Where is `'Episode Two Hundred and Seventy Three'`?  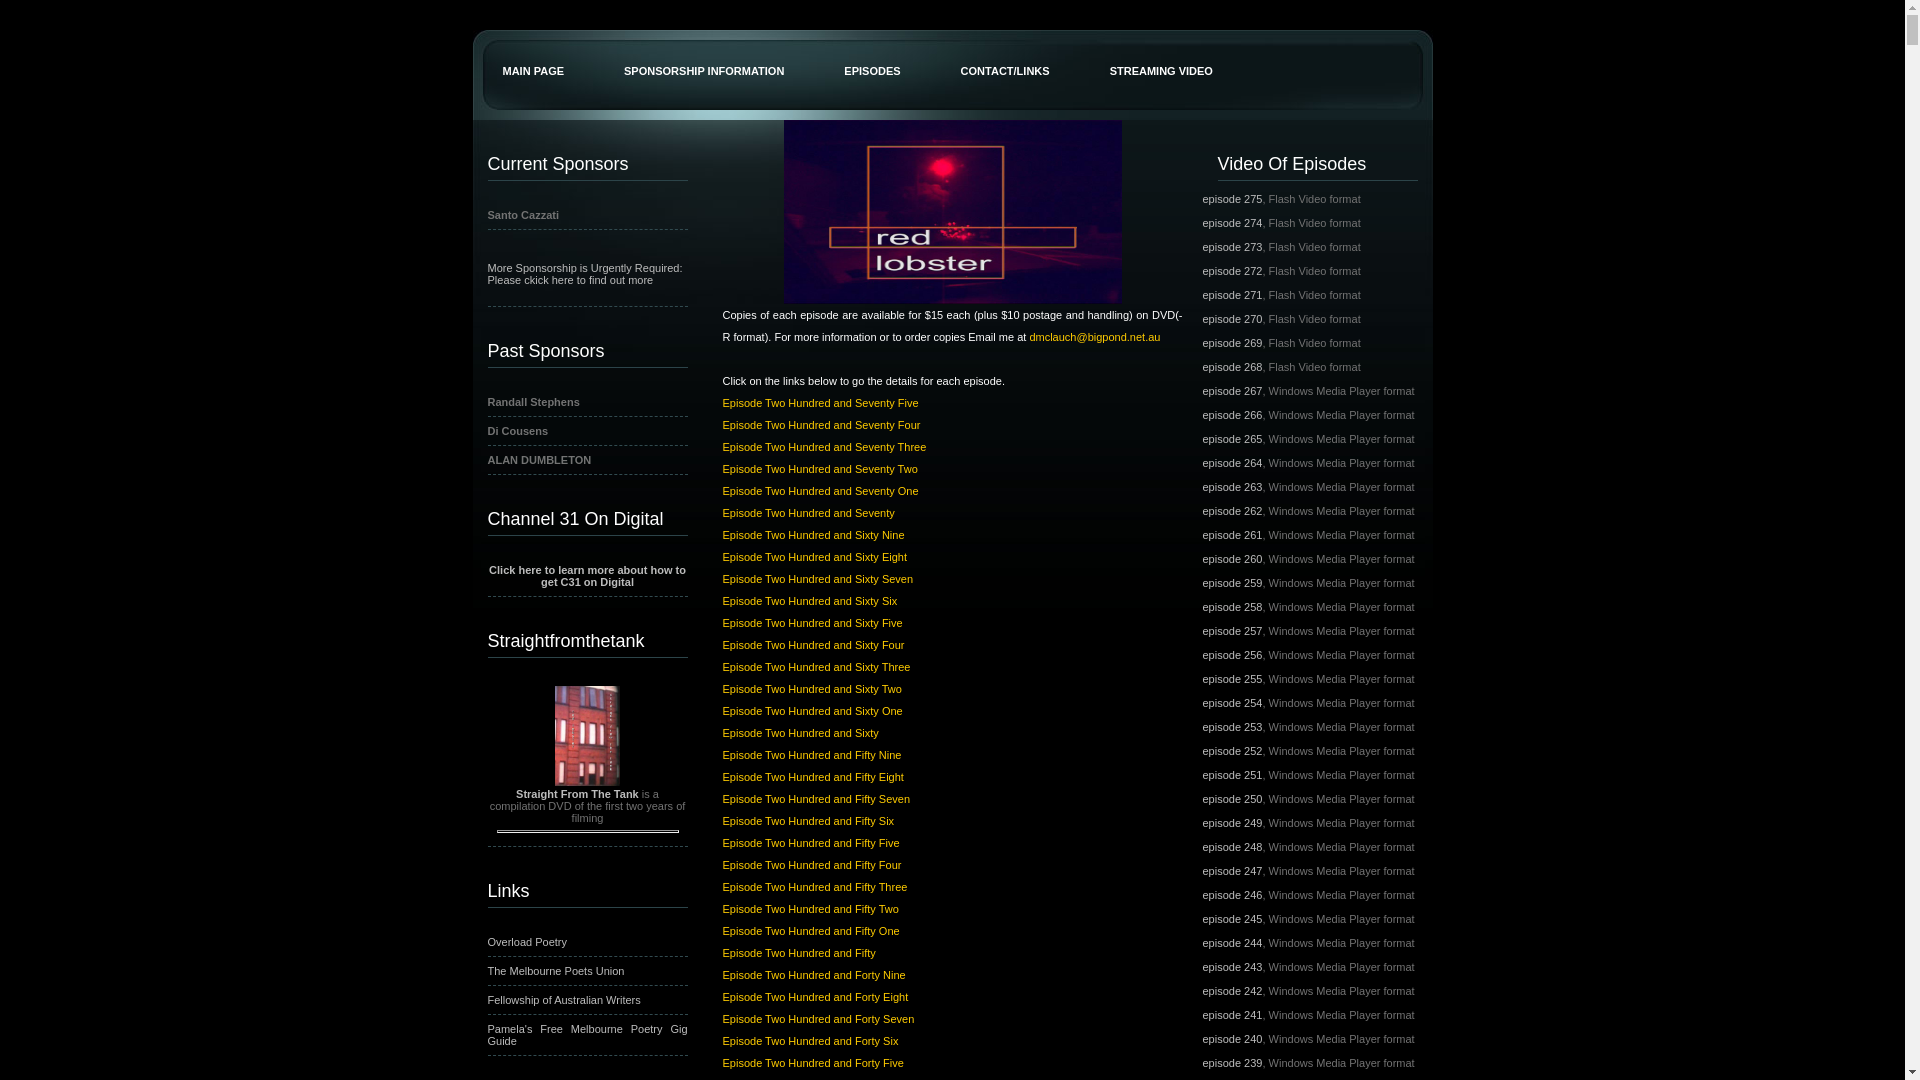 'Episode Two Hundred and Seventy Three' is located at coordinates (824, 446).